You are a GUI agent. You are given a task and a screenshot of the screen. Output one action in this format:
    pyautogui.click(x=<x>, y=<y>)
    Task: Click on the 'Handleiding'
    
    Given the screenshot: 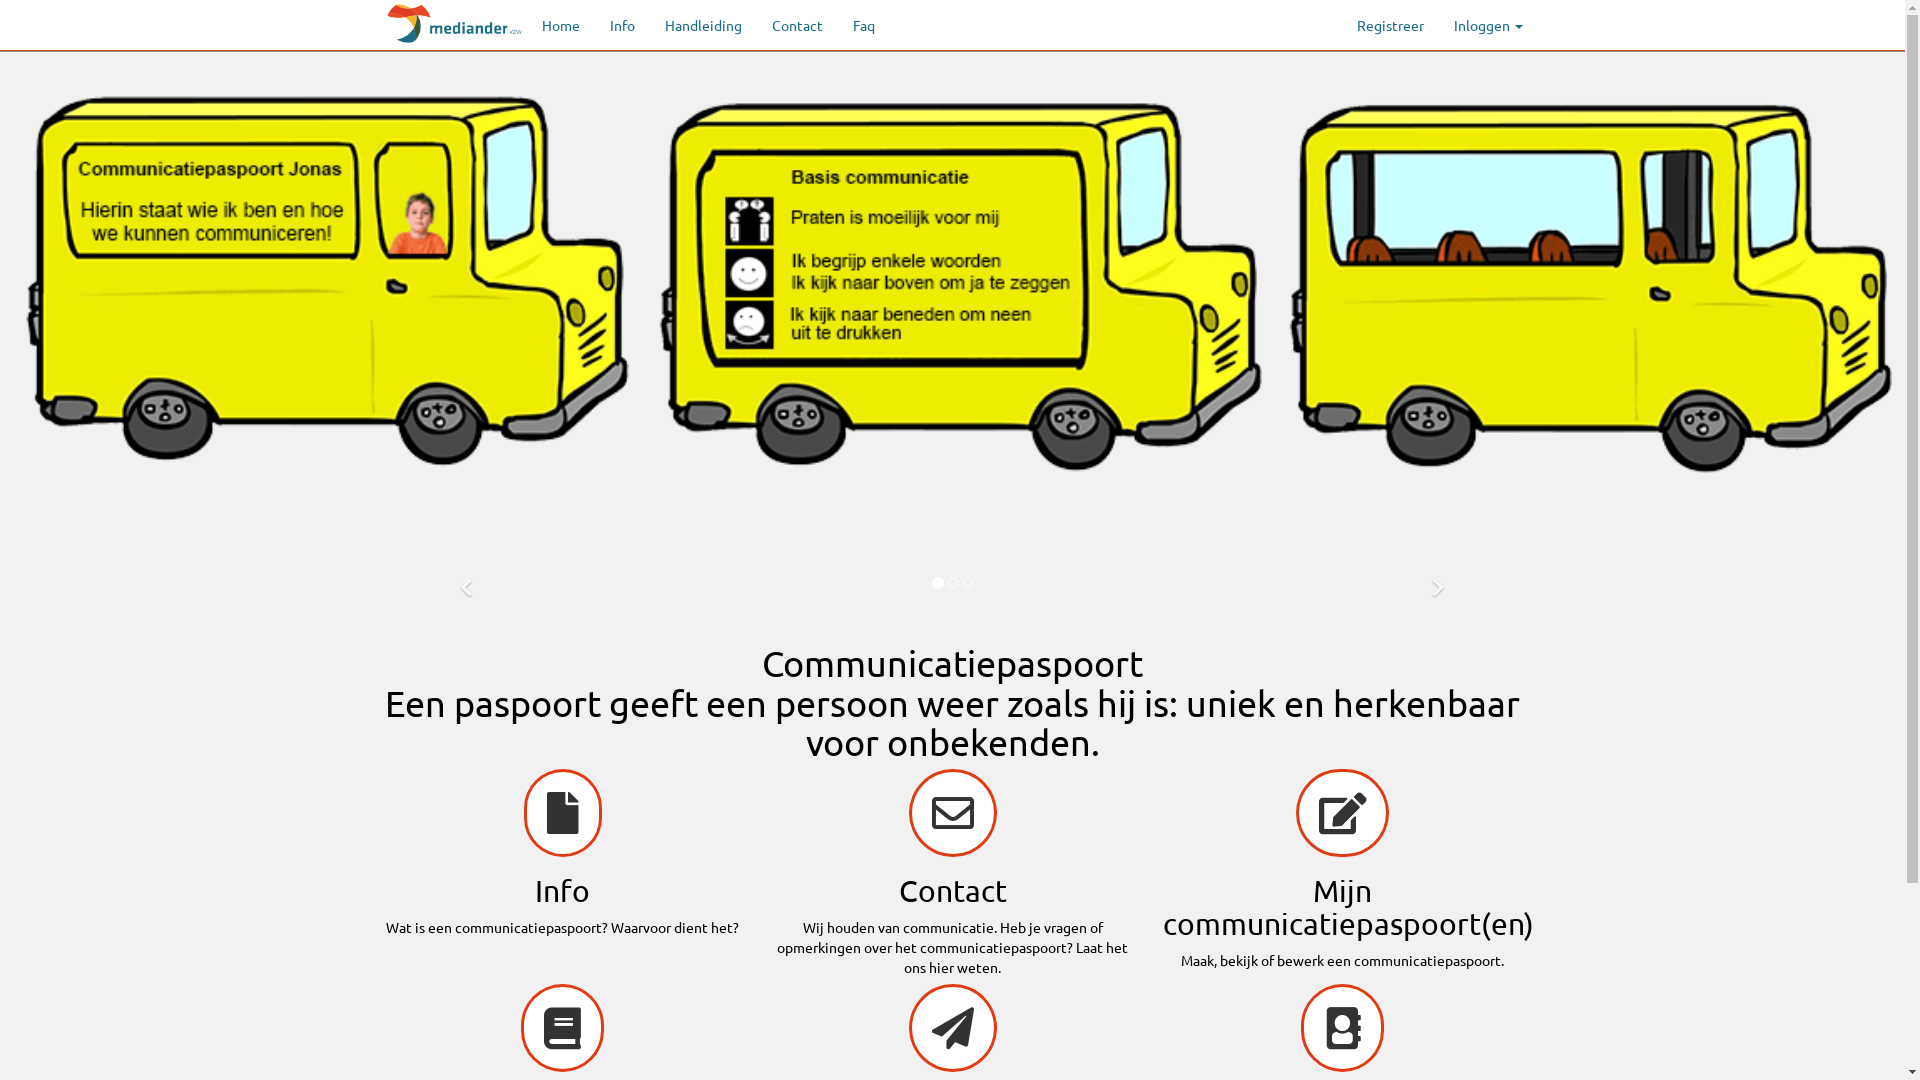 What is the action you would take?
    pyautogui.click(x=649, y=24)
    